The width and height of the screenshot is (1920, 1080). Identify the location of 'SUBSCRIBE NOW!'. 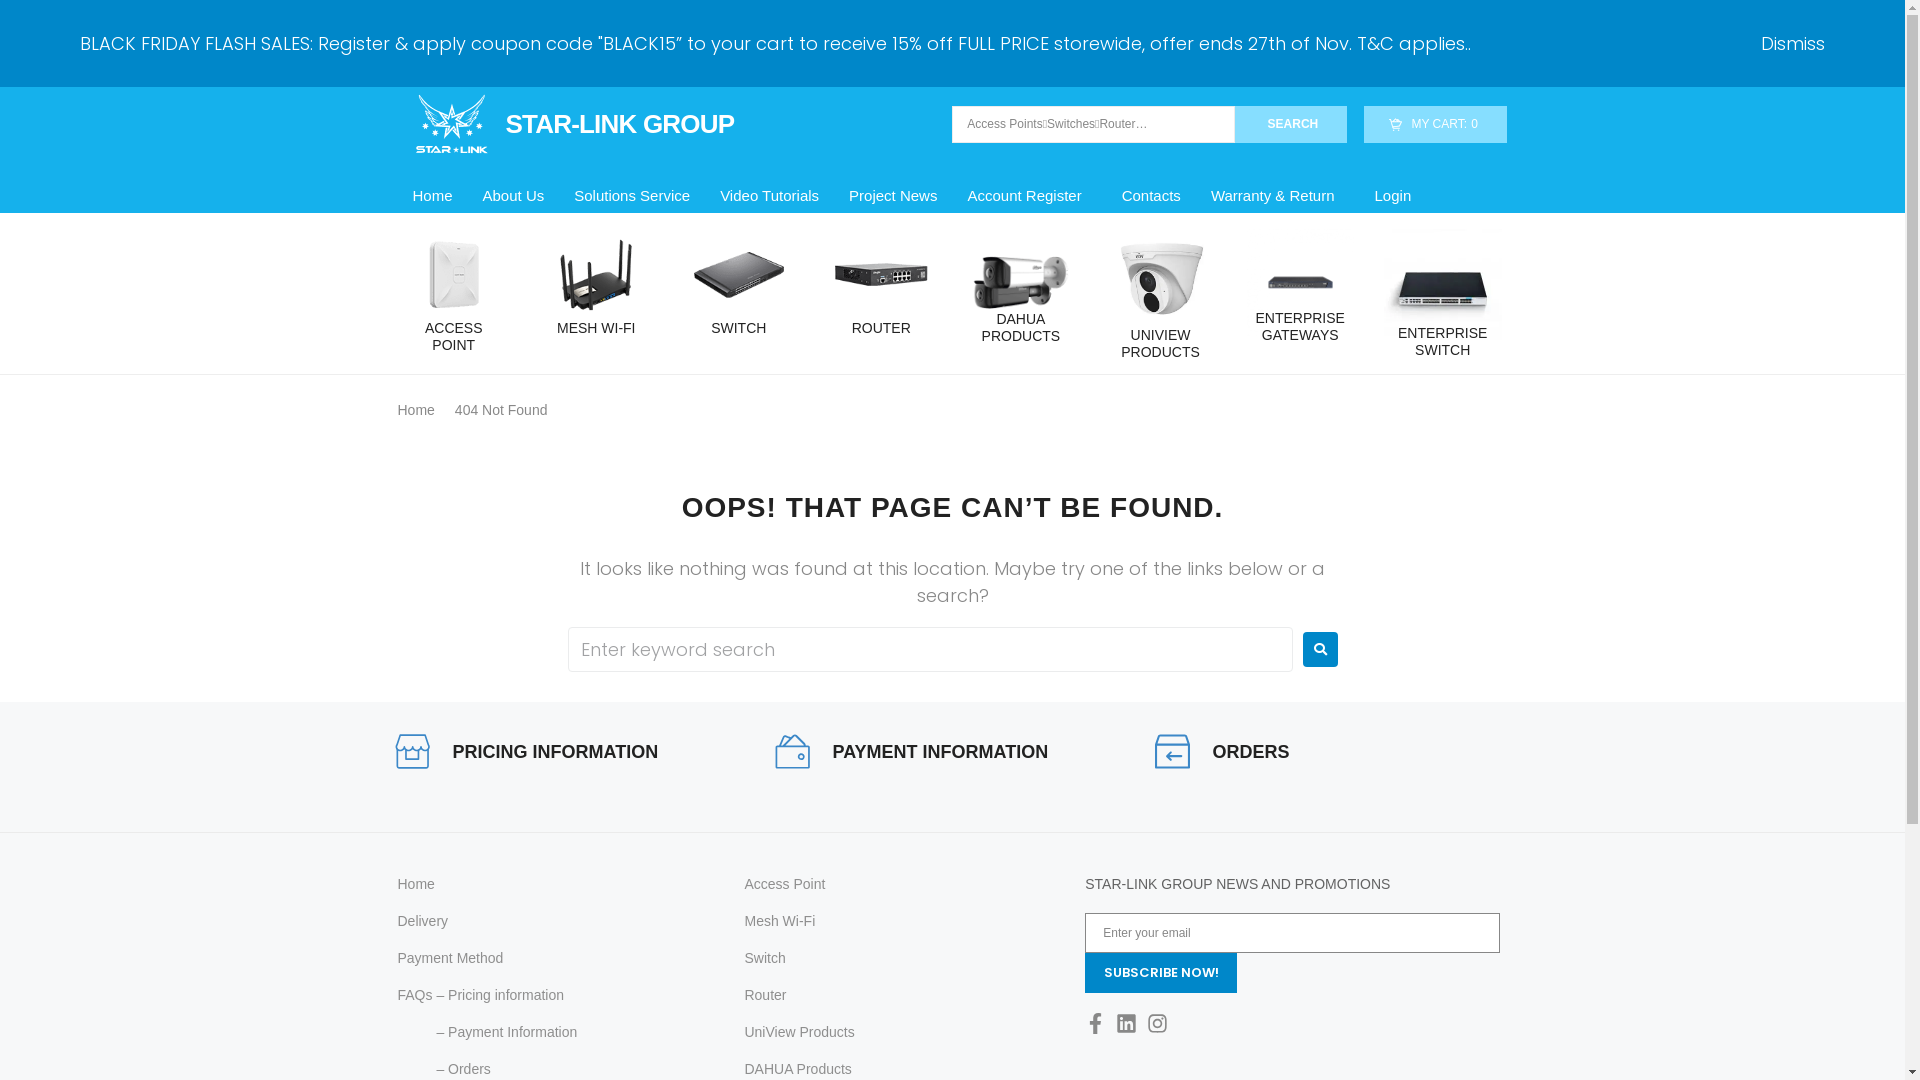
(1161, 971).